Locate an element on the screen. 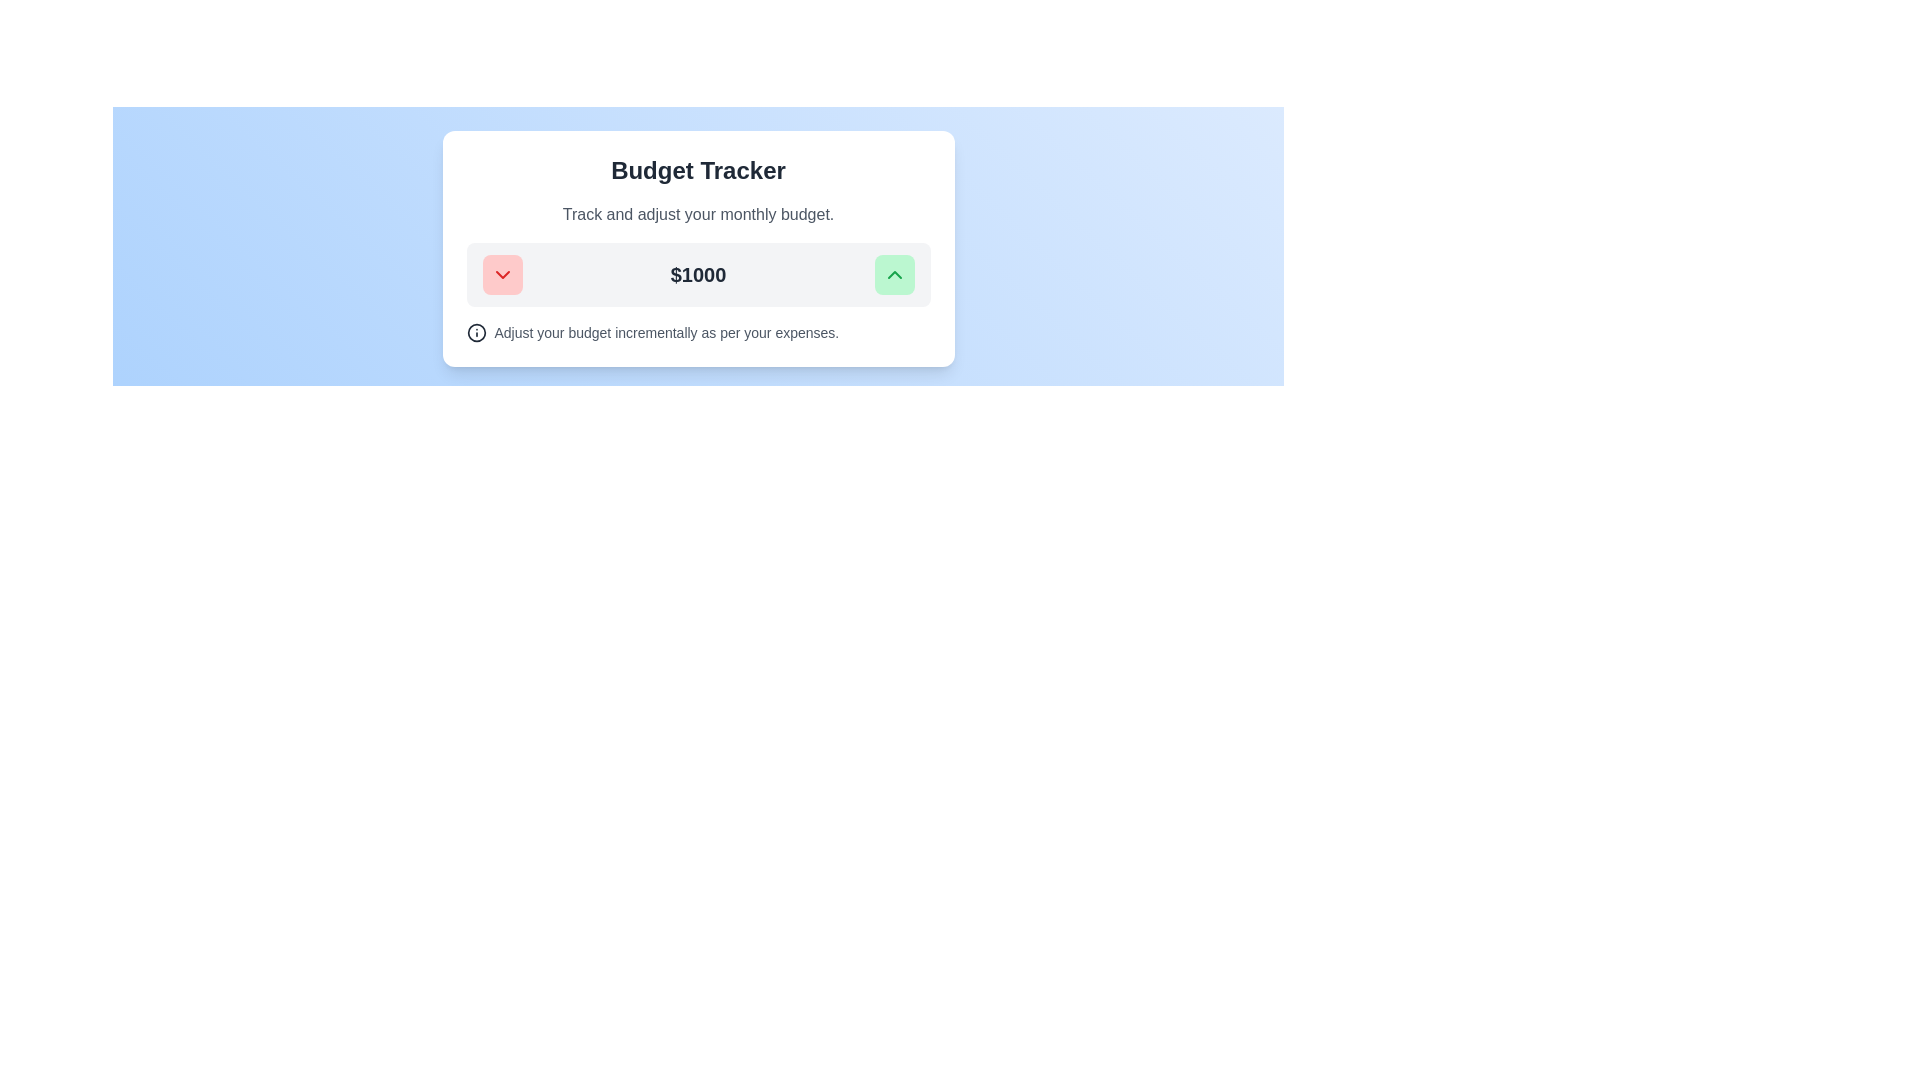  the informational icon next to the text 'Adjust your budget incrementally as per your expenses.' is located at coordinates (698, 331).